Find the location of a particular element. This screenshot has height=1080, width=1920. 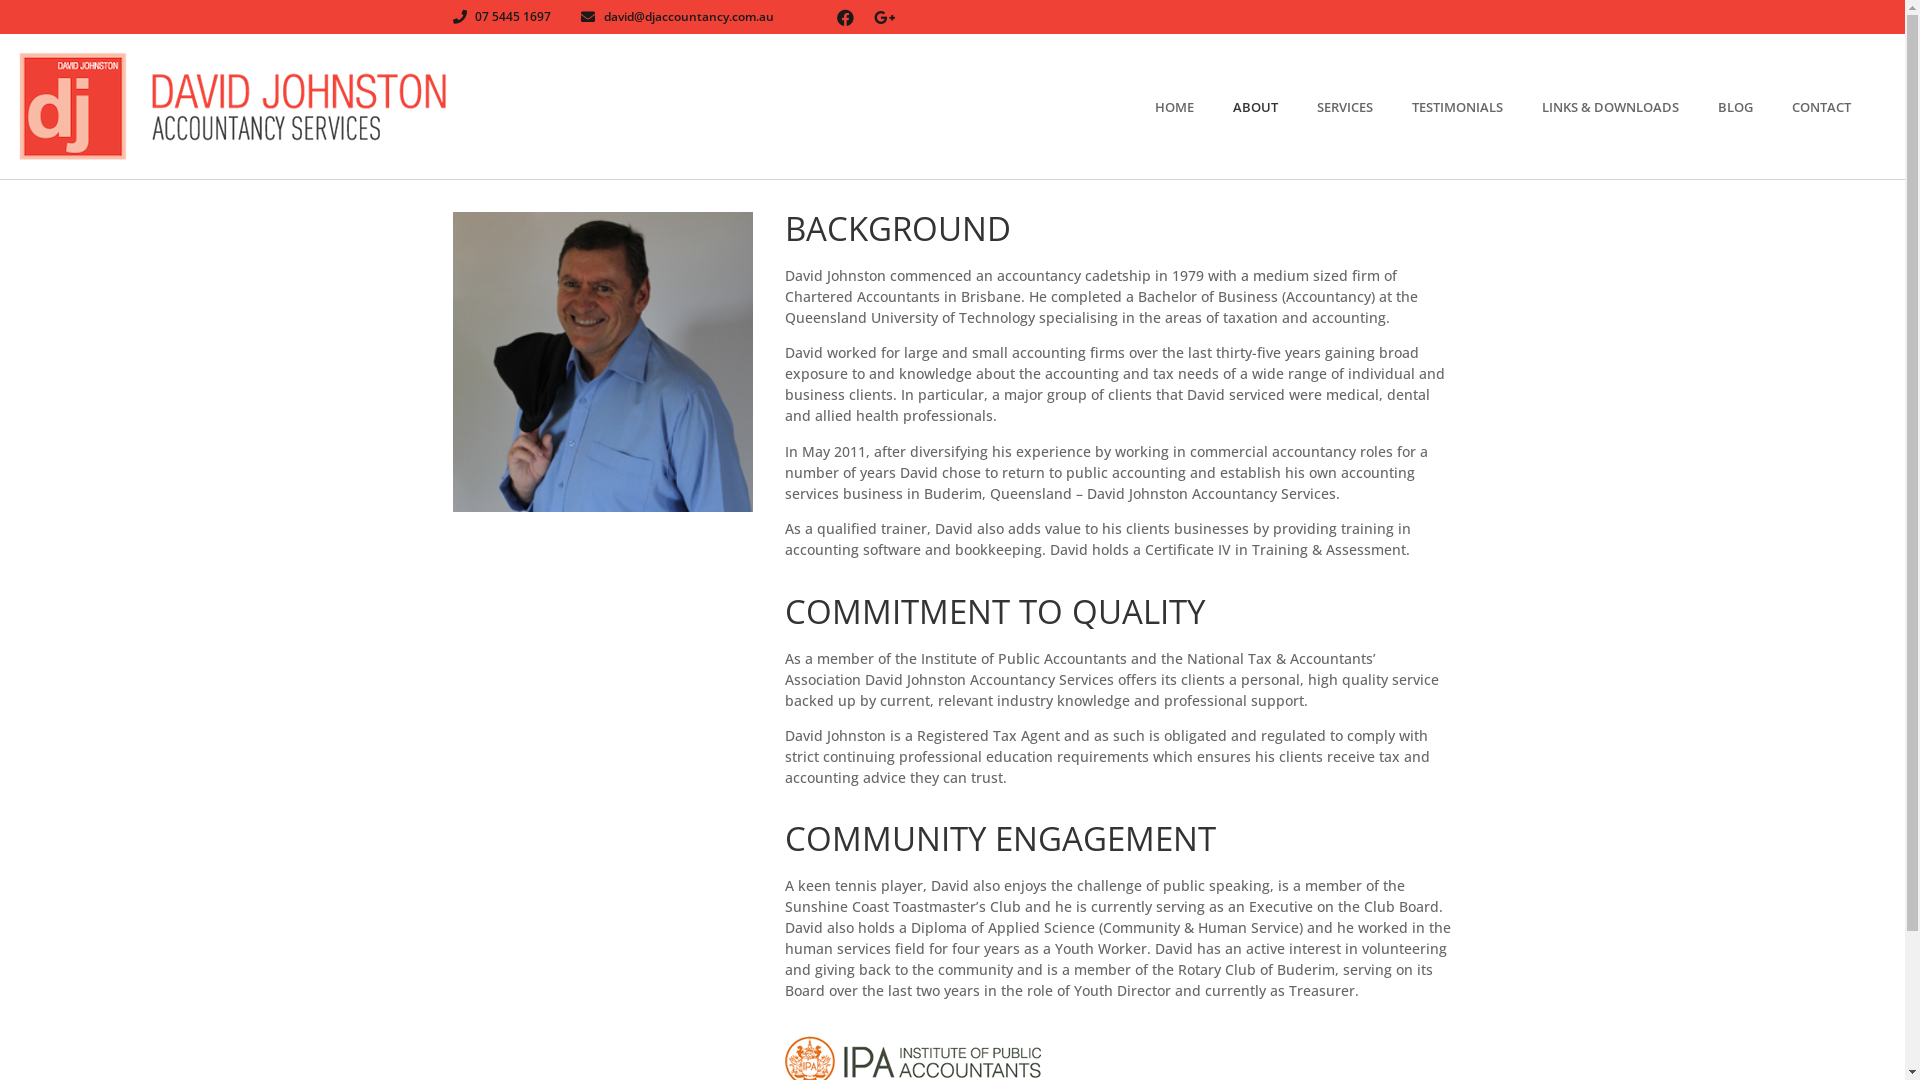

'david@djaccountancy.com.au' is located at coordinates (677, 16).